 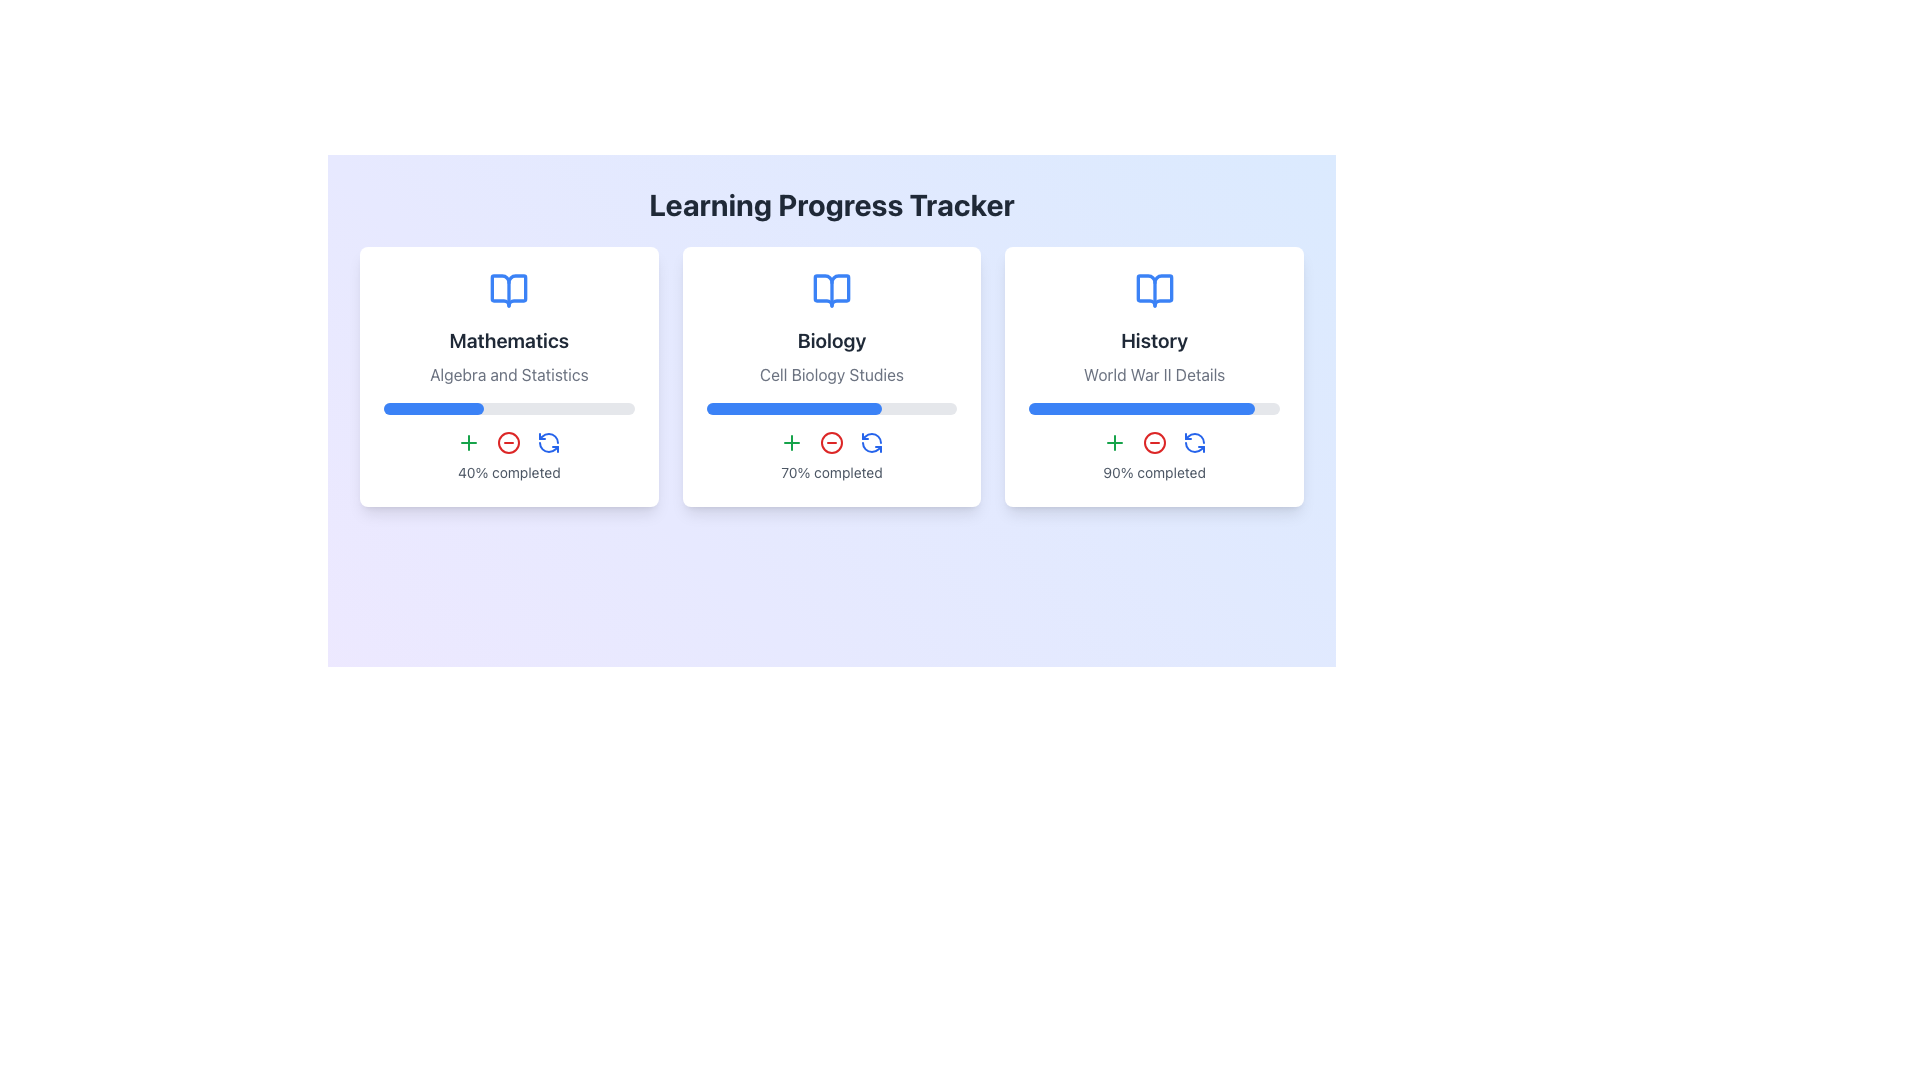 What do you see at coordinates (1154, 407) in the screenshot?
I see `the progress bar indicating 90% completion, which is located in the rightmost card titled 'History' below the header 'World War II Details'` at bounding box center [1154, 407].